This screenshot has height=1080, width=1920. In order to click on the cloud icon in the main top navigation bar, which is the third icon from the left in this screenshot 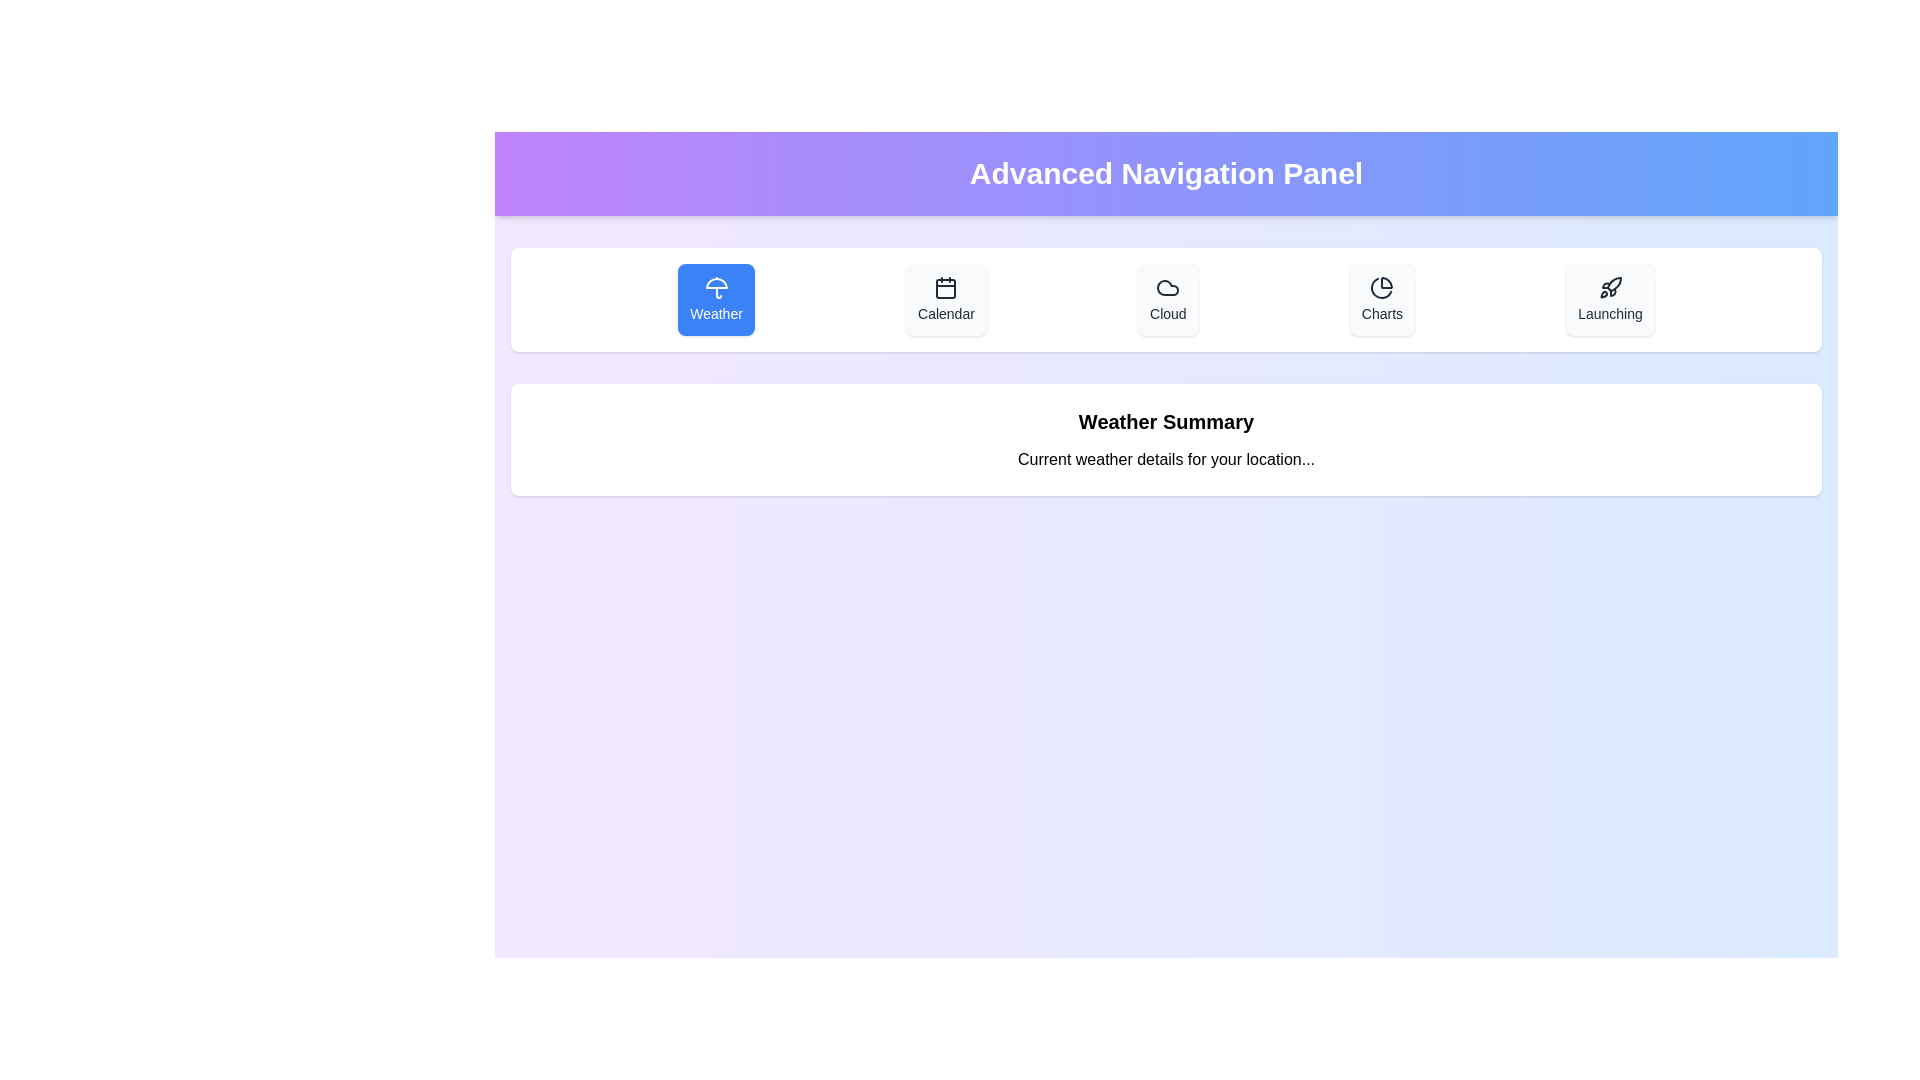, I will do `click(1168, 288)`.